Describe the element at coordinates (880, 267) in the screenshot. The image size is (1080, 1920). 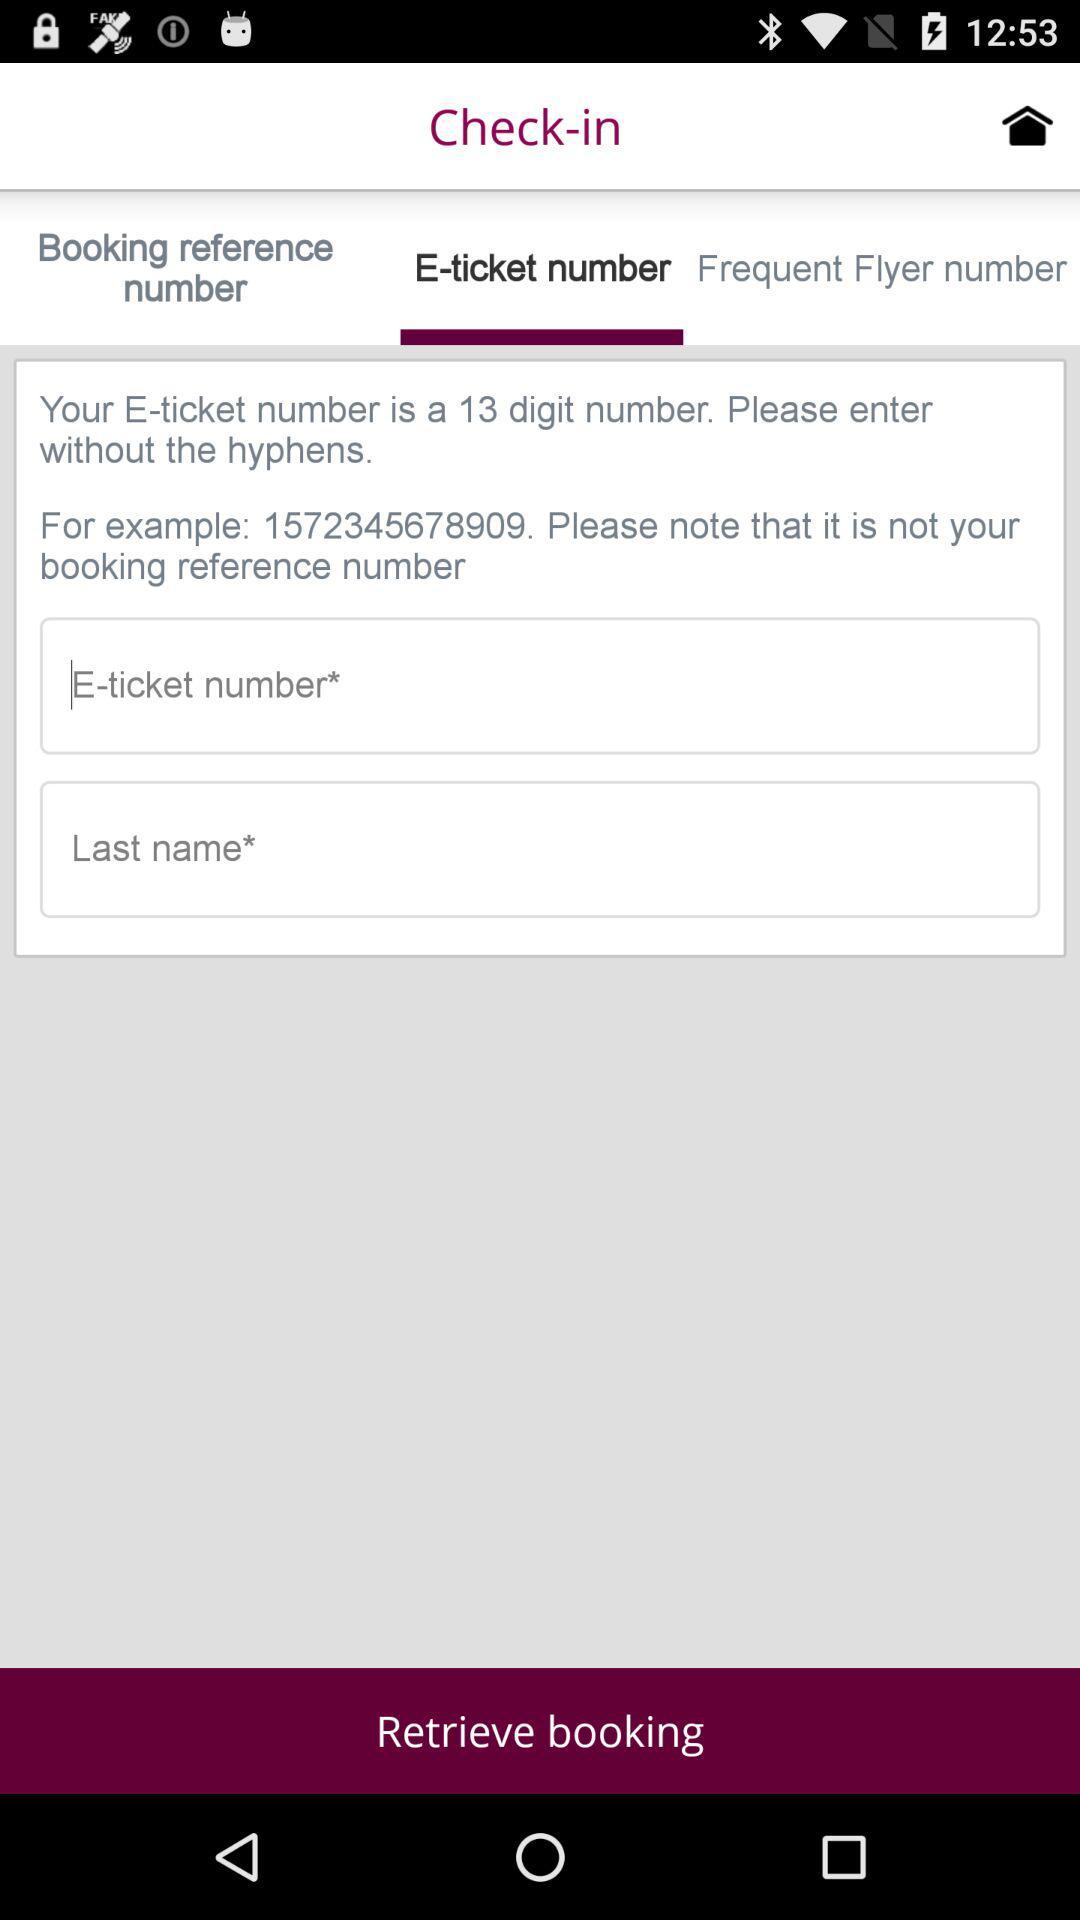
I see `the frequent flyer number icon` at that location.